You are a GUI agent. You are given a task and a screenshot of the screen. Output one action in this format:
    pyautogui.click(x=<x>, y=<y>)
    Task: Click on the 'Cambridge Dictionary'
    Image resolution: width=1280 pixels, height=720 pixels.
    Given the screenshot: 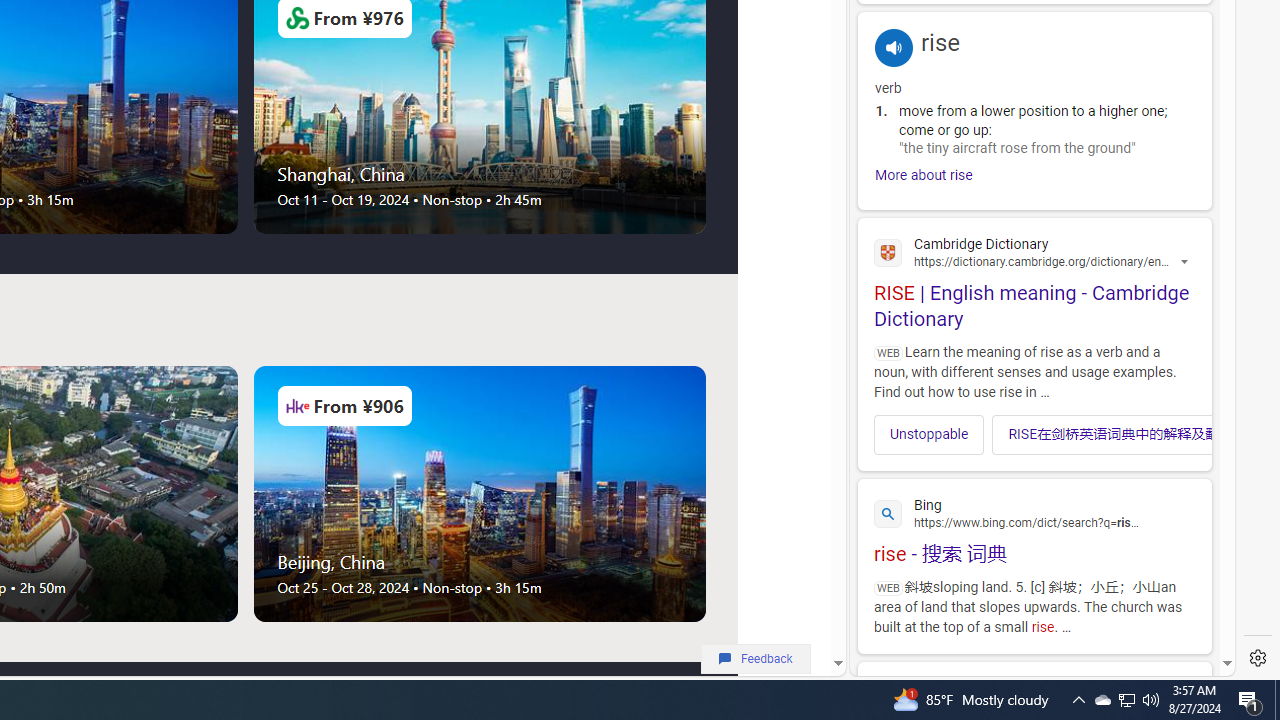 What is the action you would take?
    pyautogui.click(x=1034, y=250)
    